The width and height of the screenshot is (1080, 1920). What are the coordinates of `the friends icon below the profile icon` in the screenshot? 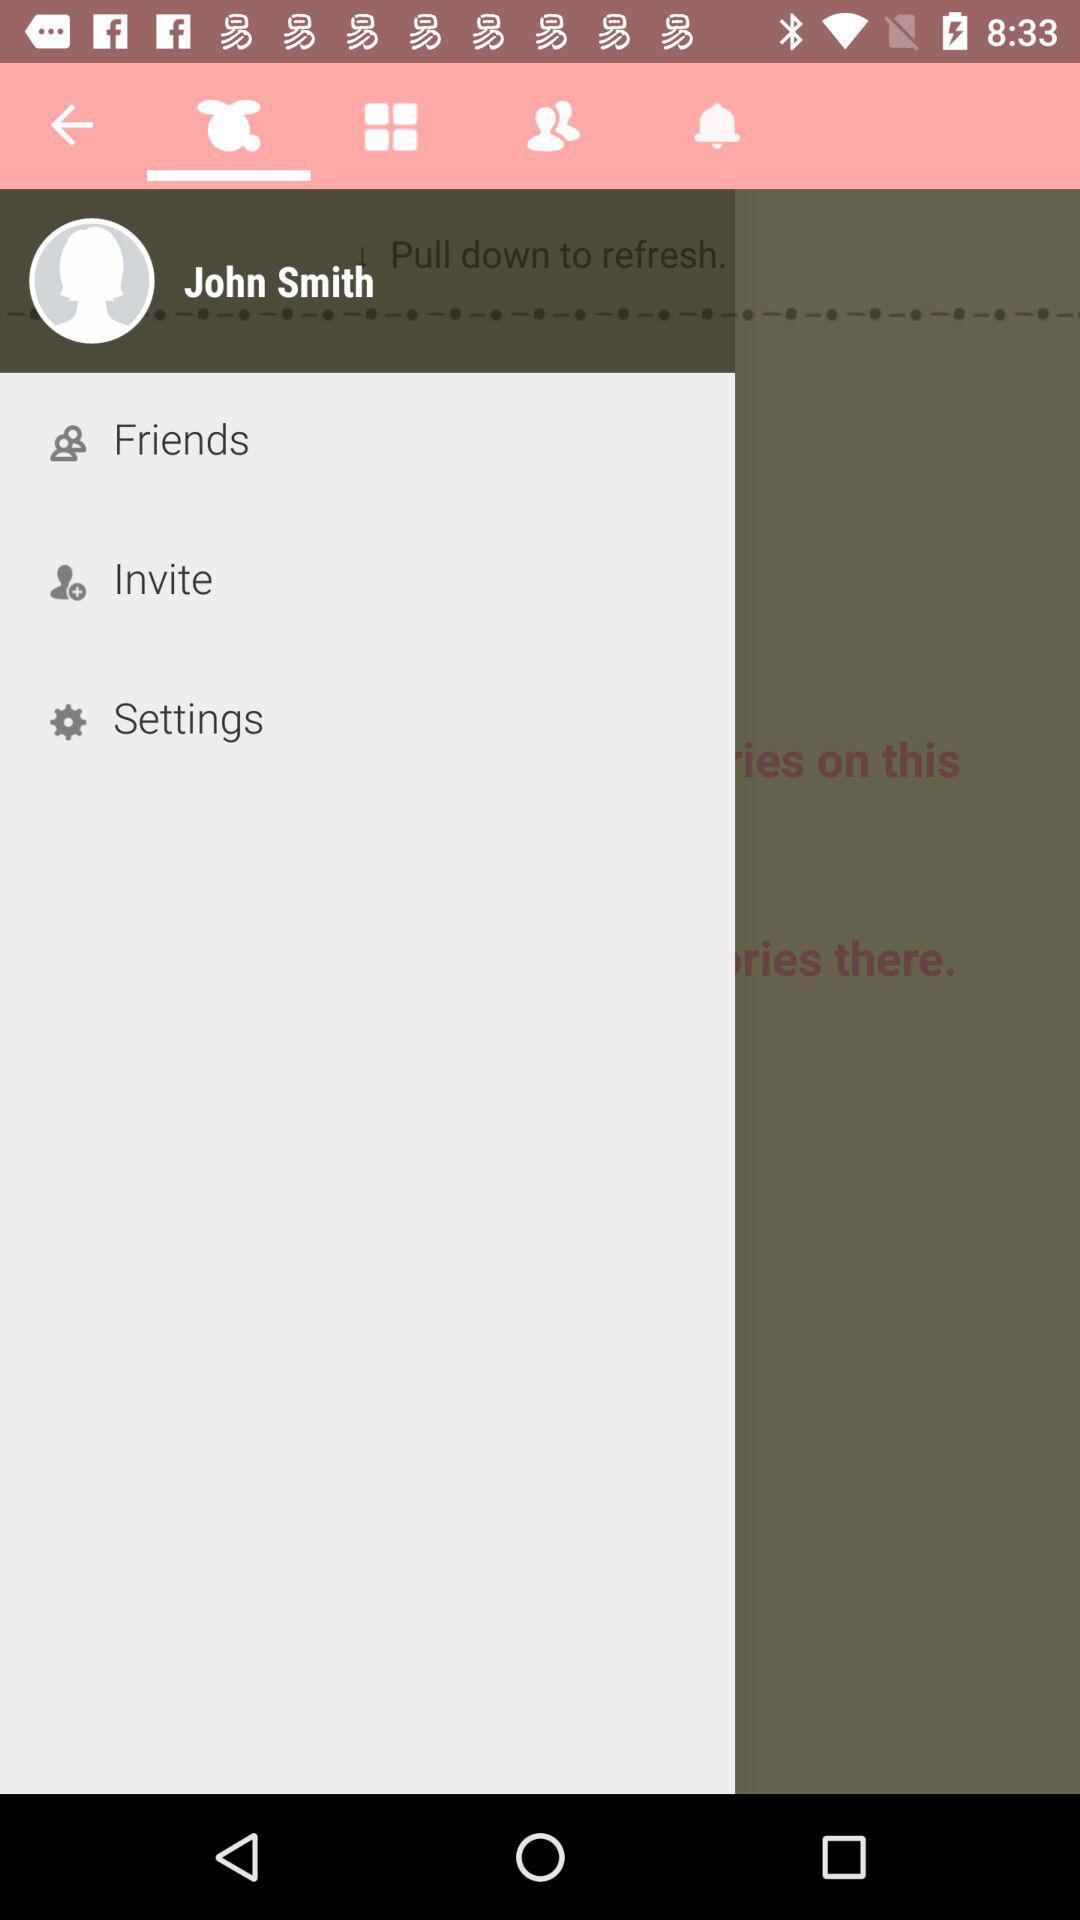 It's located at (67, 440).